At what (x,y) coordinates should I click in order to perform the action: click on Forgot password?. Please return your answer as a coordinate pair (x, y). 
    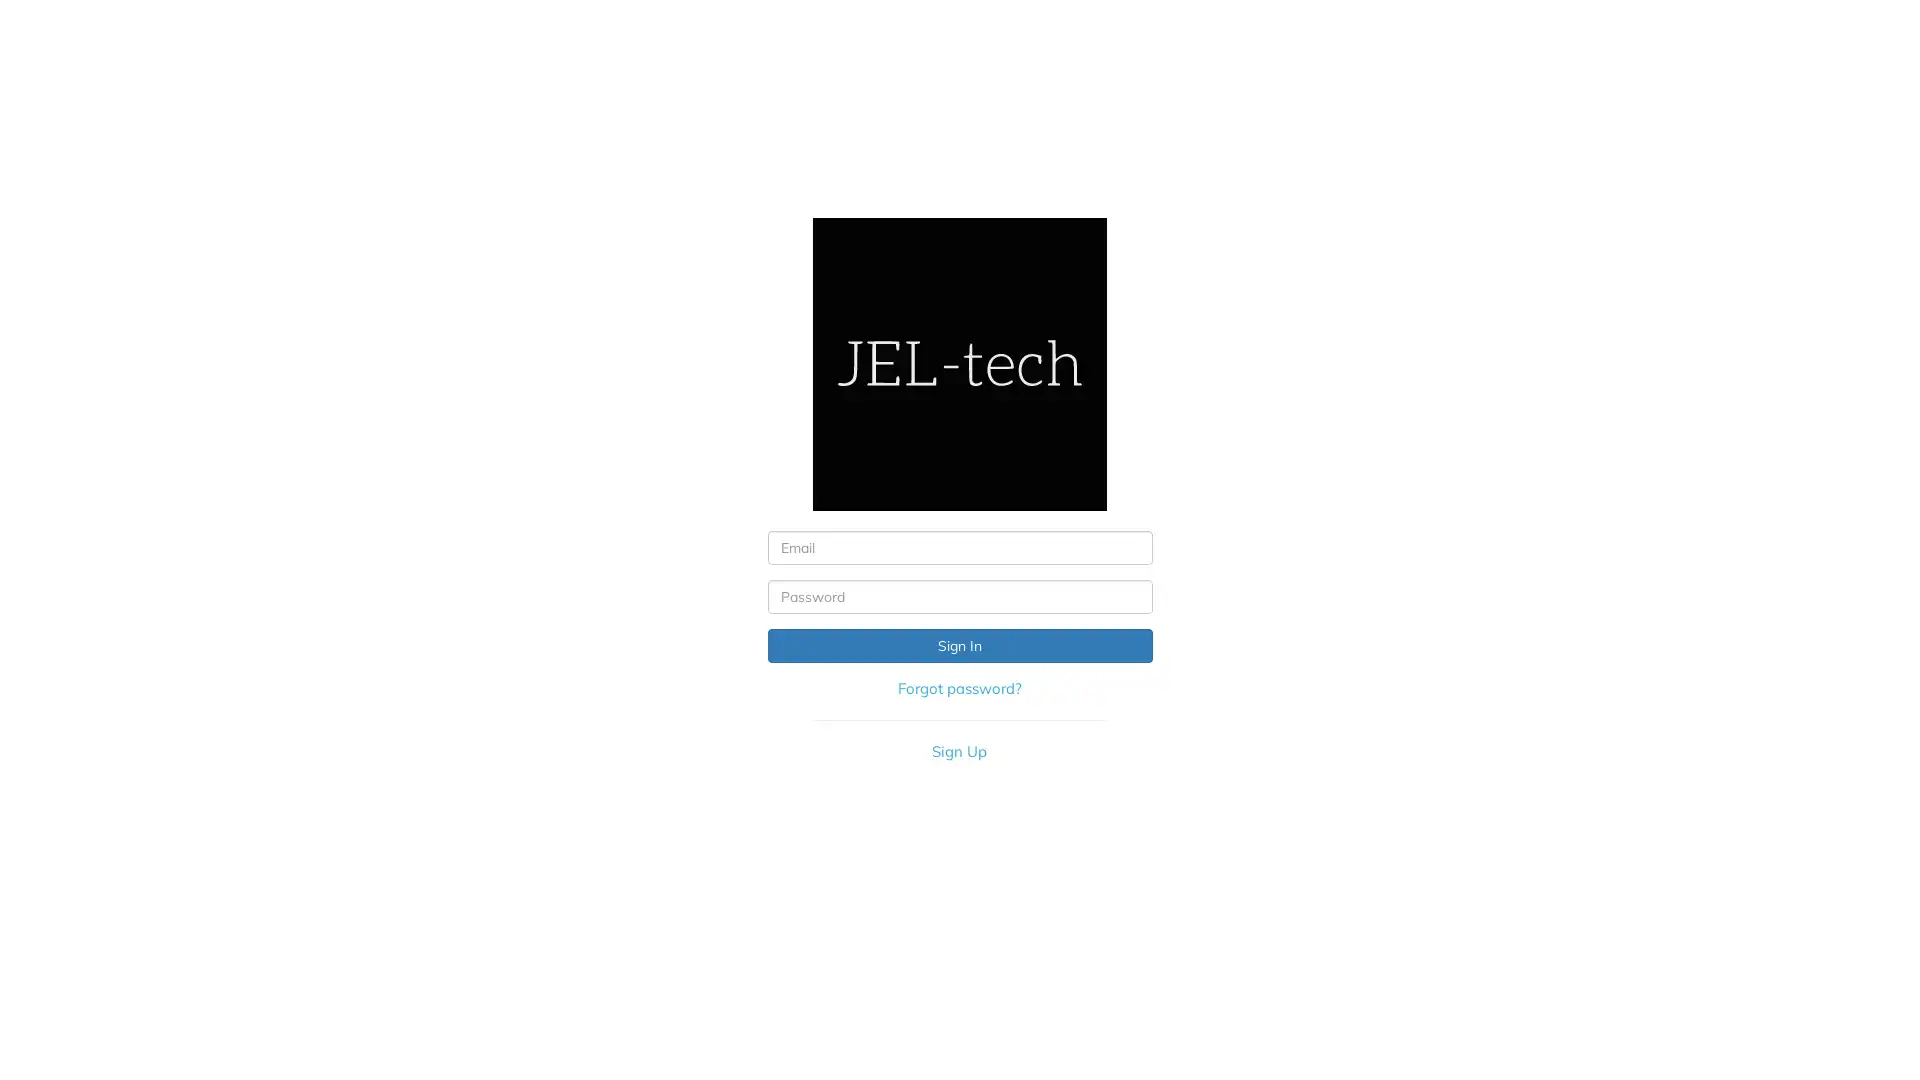
    Looking at the image, I should click on (958, 687).